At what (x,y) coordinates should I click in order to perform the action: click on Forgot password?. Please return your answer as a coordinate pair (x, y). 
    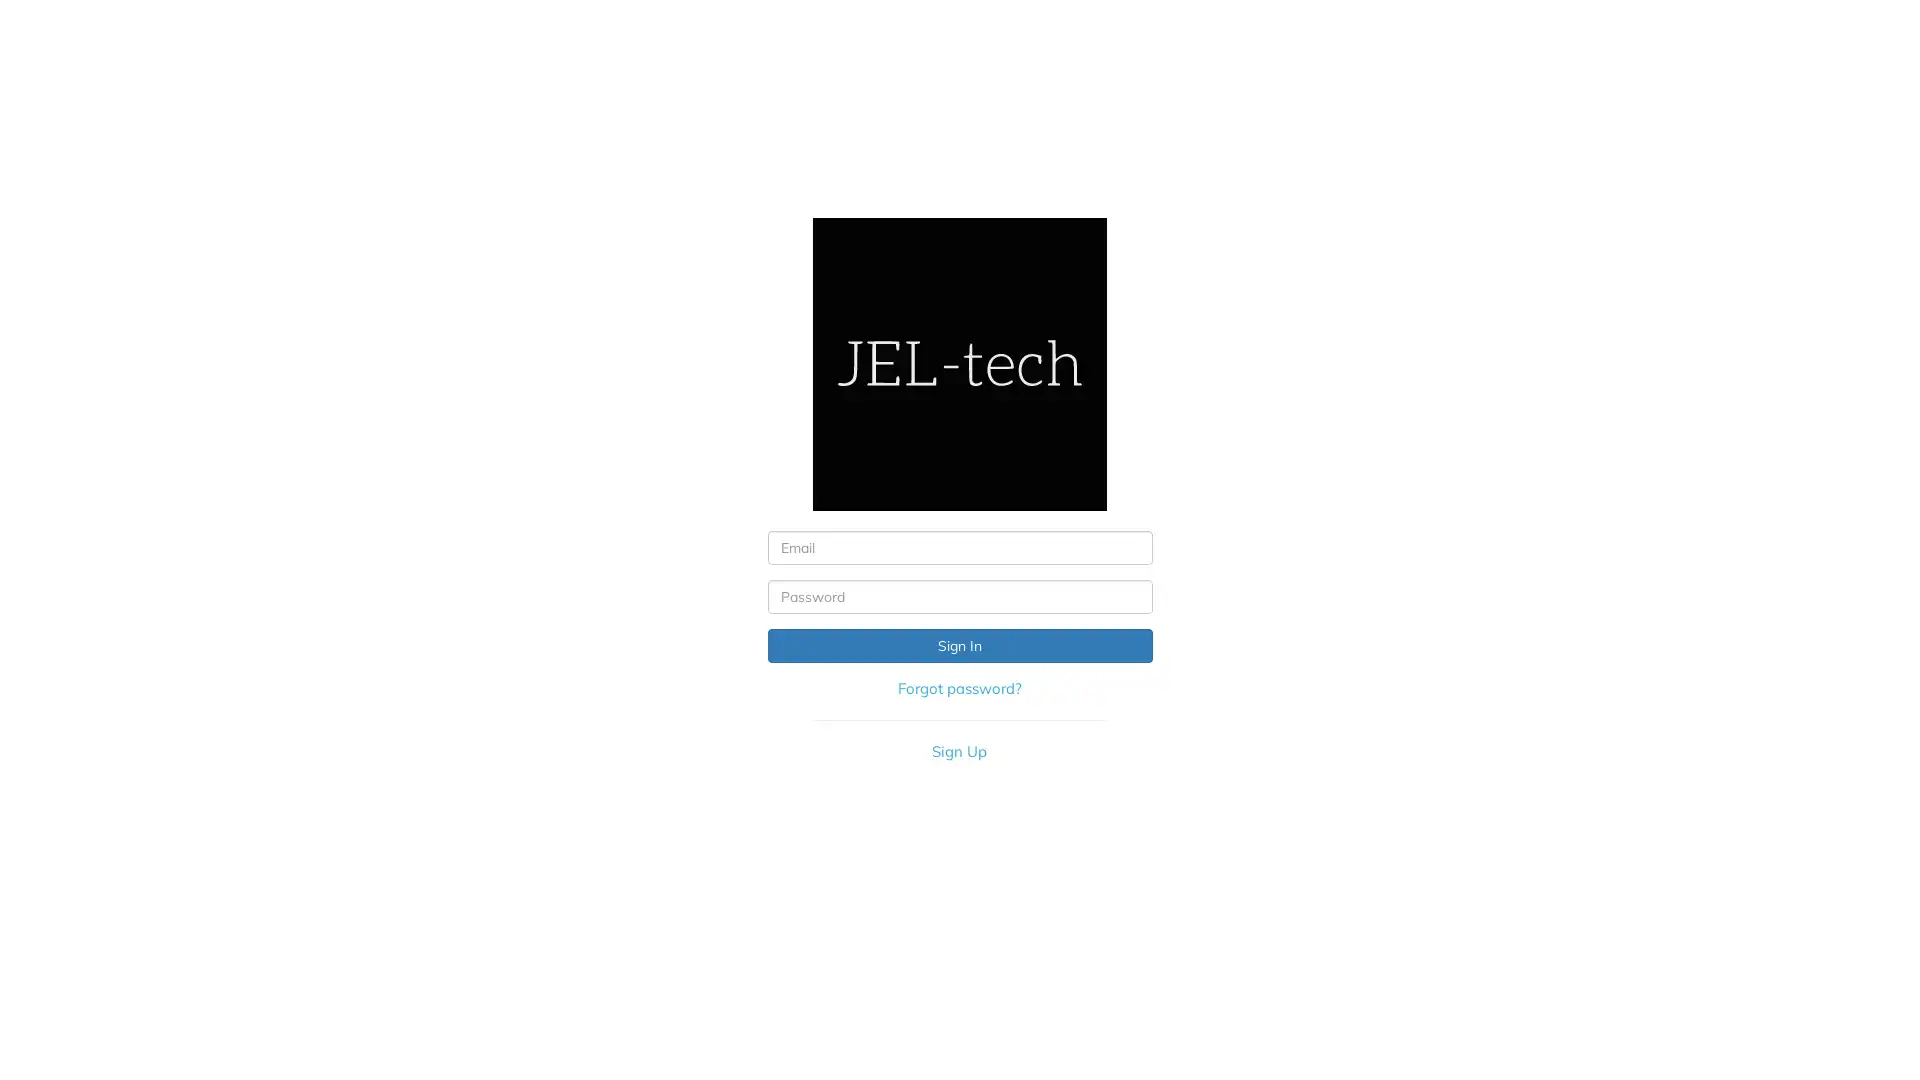
    Looking at the image, I should click on (958, 687).